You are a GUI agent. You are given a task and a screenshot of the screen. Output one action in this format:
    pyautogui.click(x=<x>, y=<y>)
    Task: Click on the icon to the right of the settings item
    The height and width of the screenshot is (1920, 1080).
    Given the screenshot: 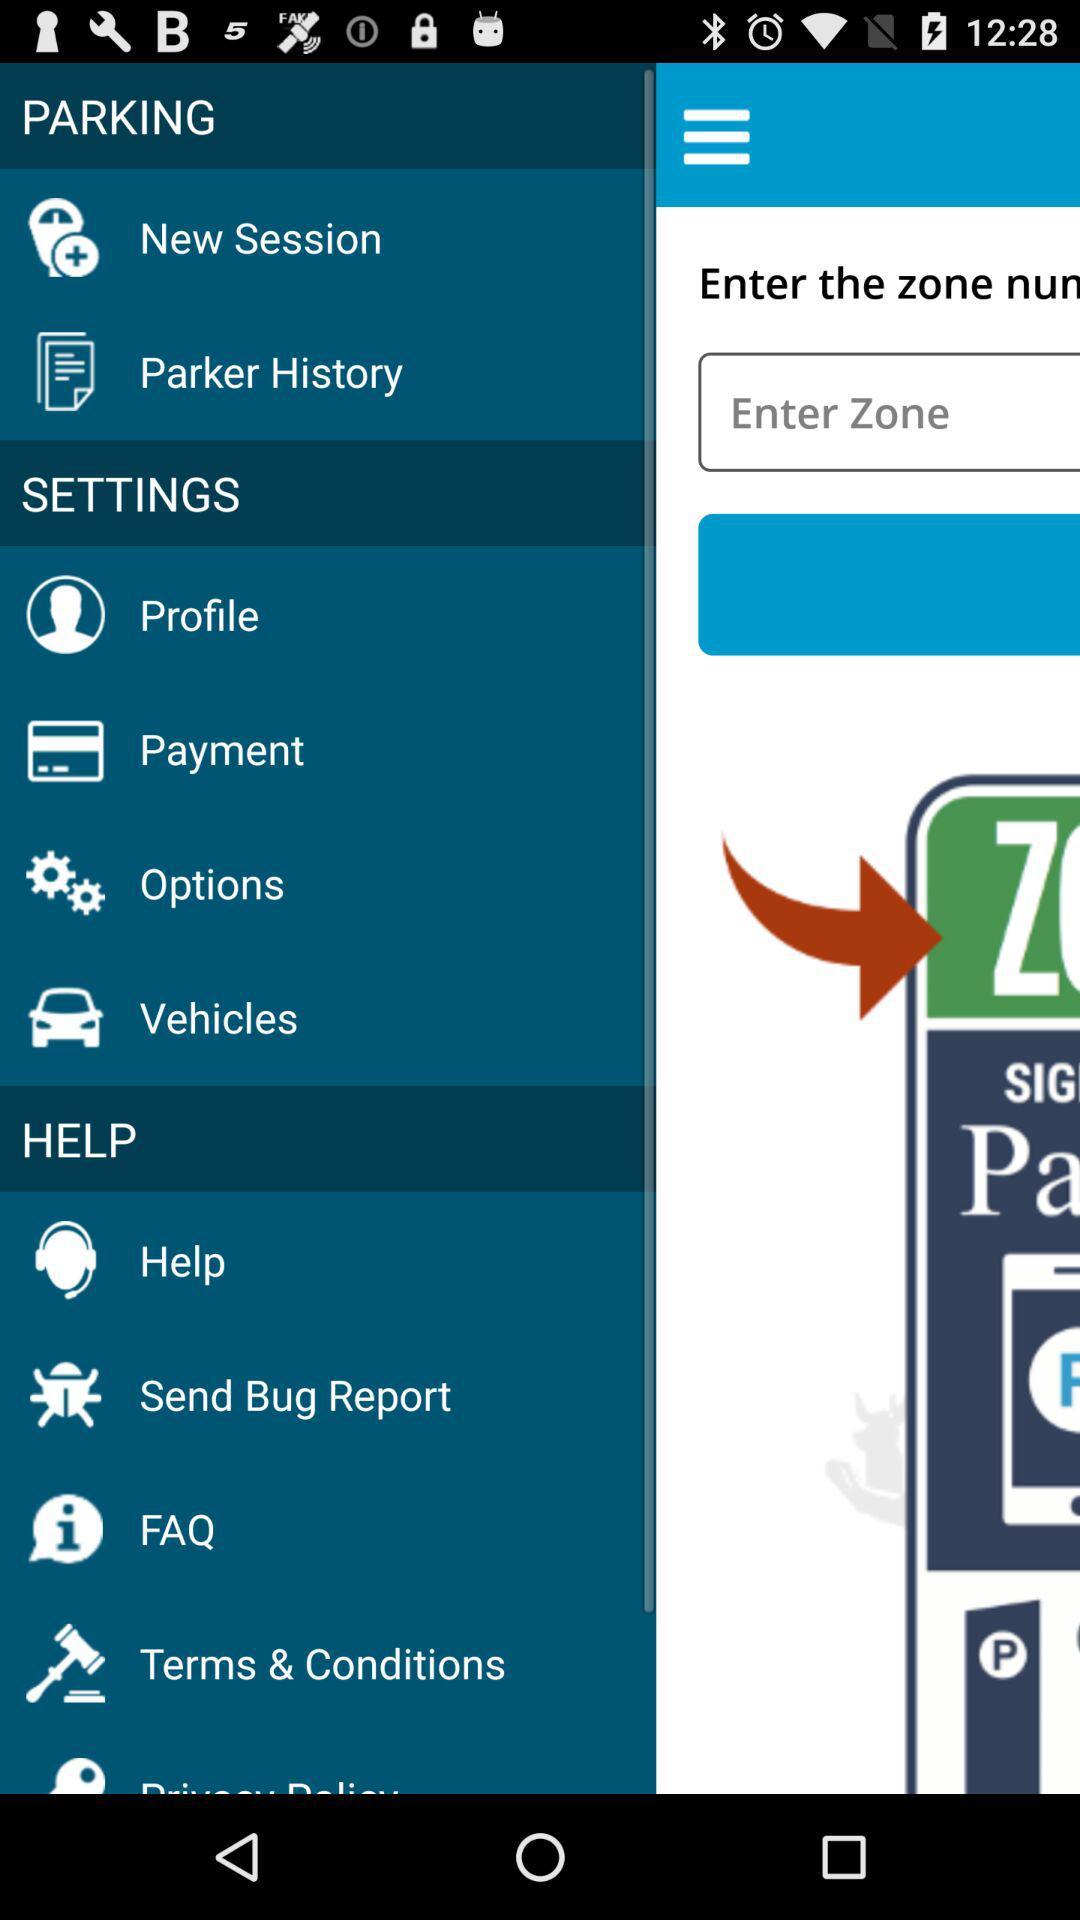 What is the action you would take?
    pyautogui.click(x=888, y=583)
    